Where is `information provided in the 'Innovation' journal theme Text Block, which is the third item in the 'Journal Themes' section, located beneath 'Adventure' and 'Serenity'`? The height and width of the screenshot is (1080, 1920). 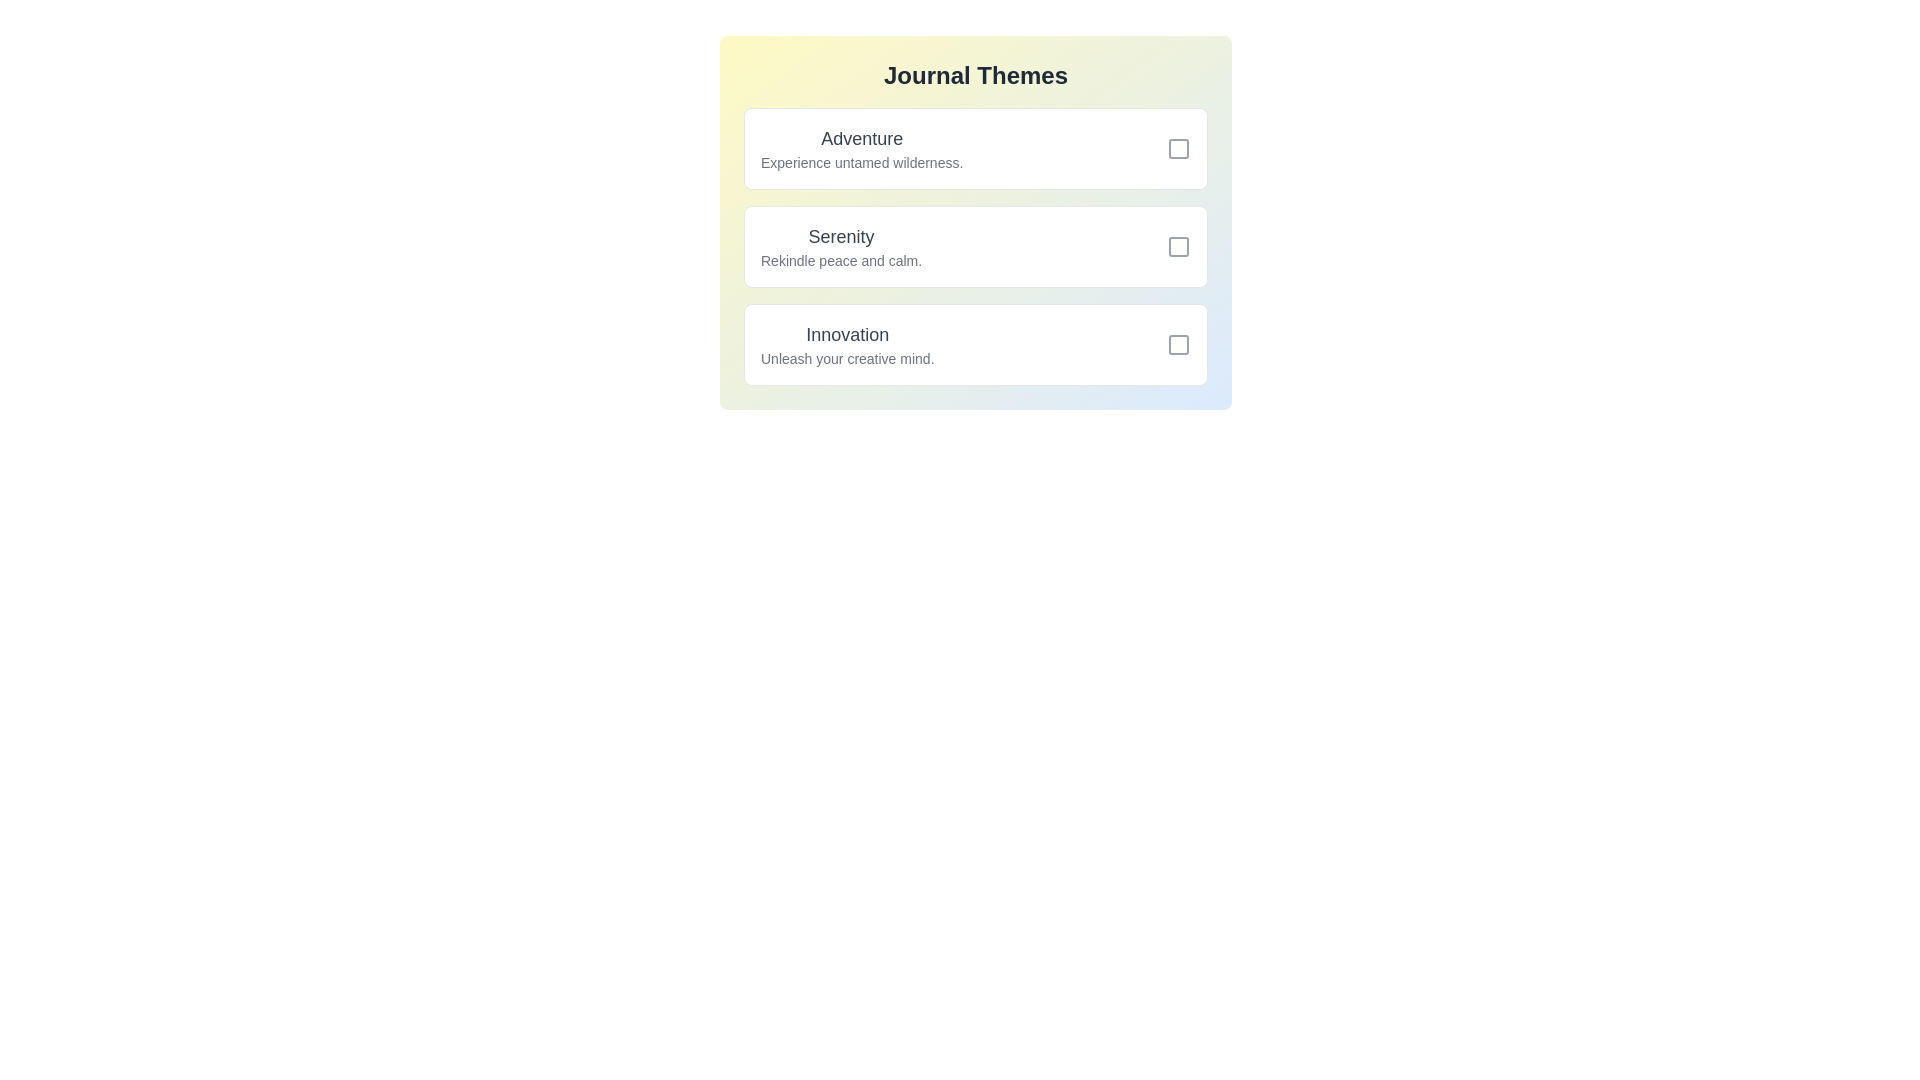
information provided in the 'Innovation' journal theme Text Block, which is the third item in the 'Journal Themes' section, located beneath 'Adventure' and 'Serenity' is located at coordinates (847, 343).